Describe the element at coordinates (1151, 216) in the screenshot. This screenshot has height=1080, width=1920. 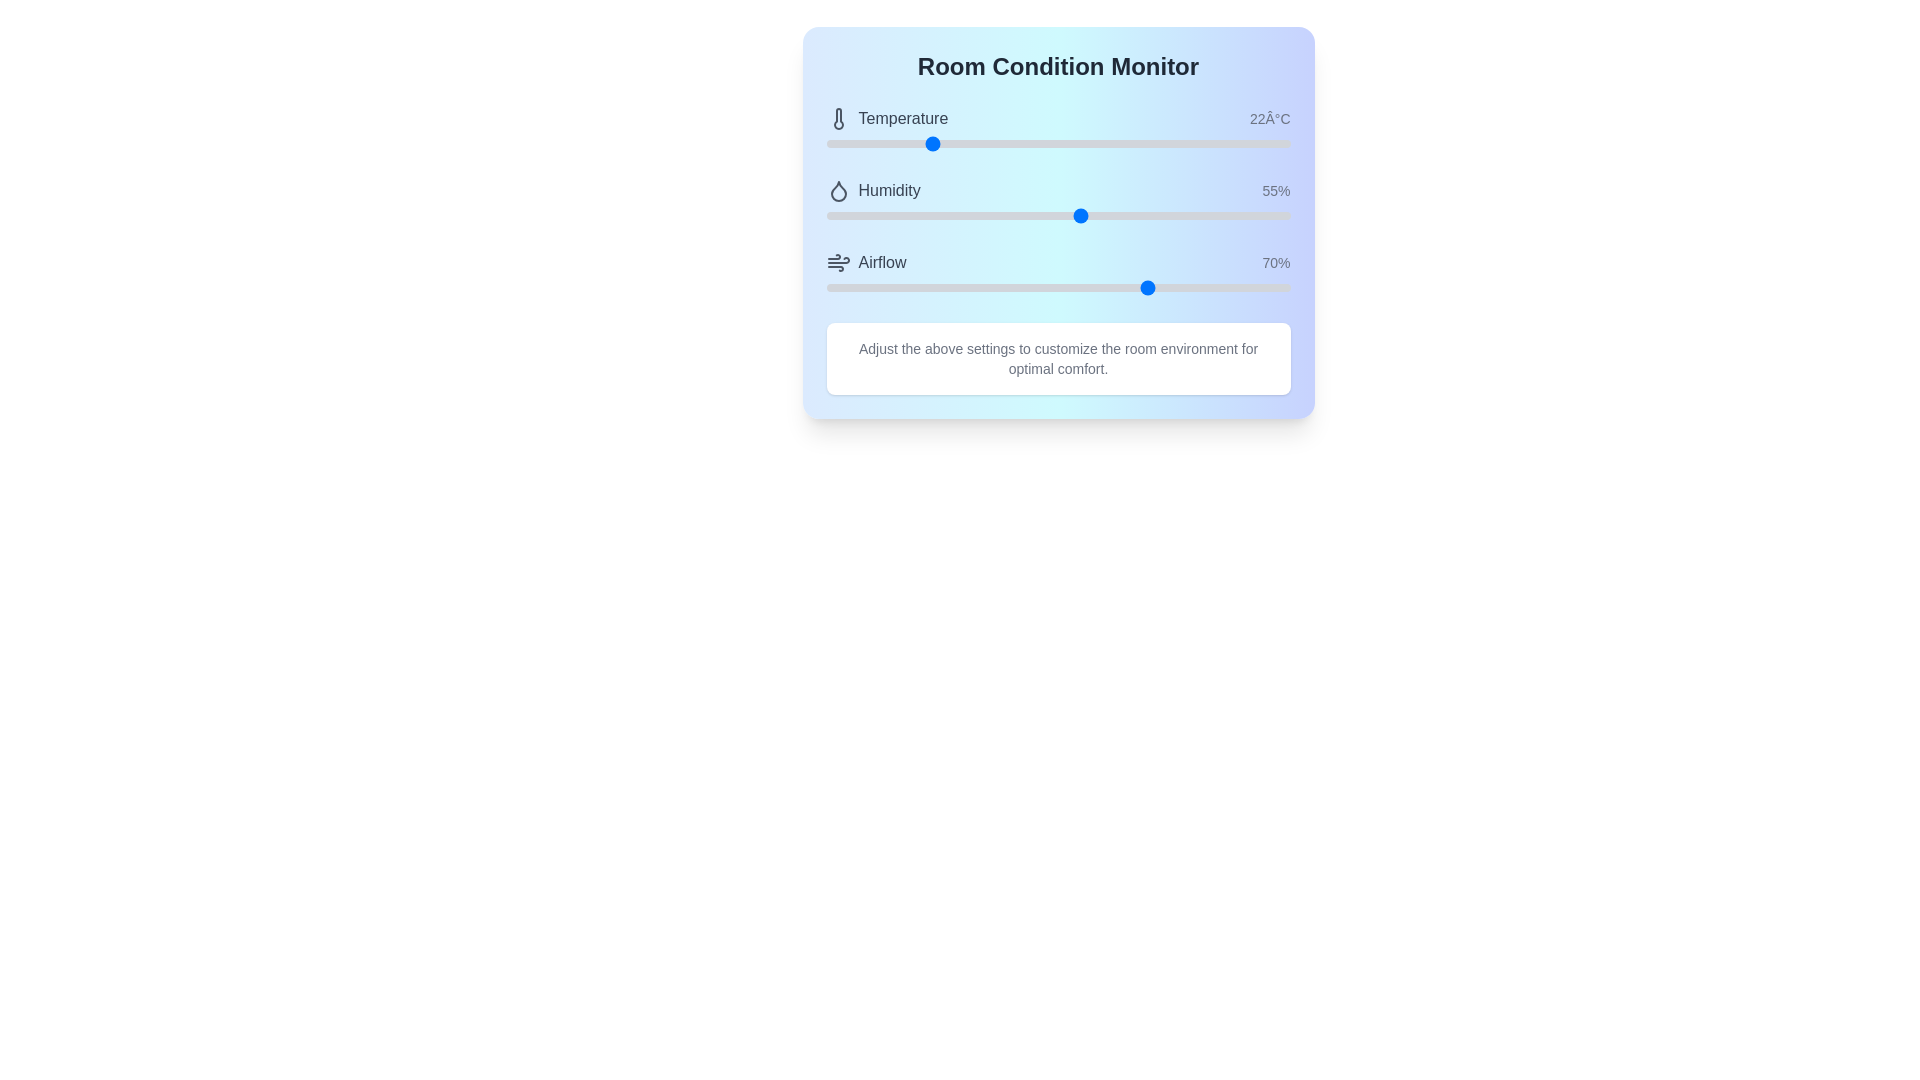
I see `the humidity level` at that location.